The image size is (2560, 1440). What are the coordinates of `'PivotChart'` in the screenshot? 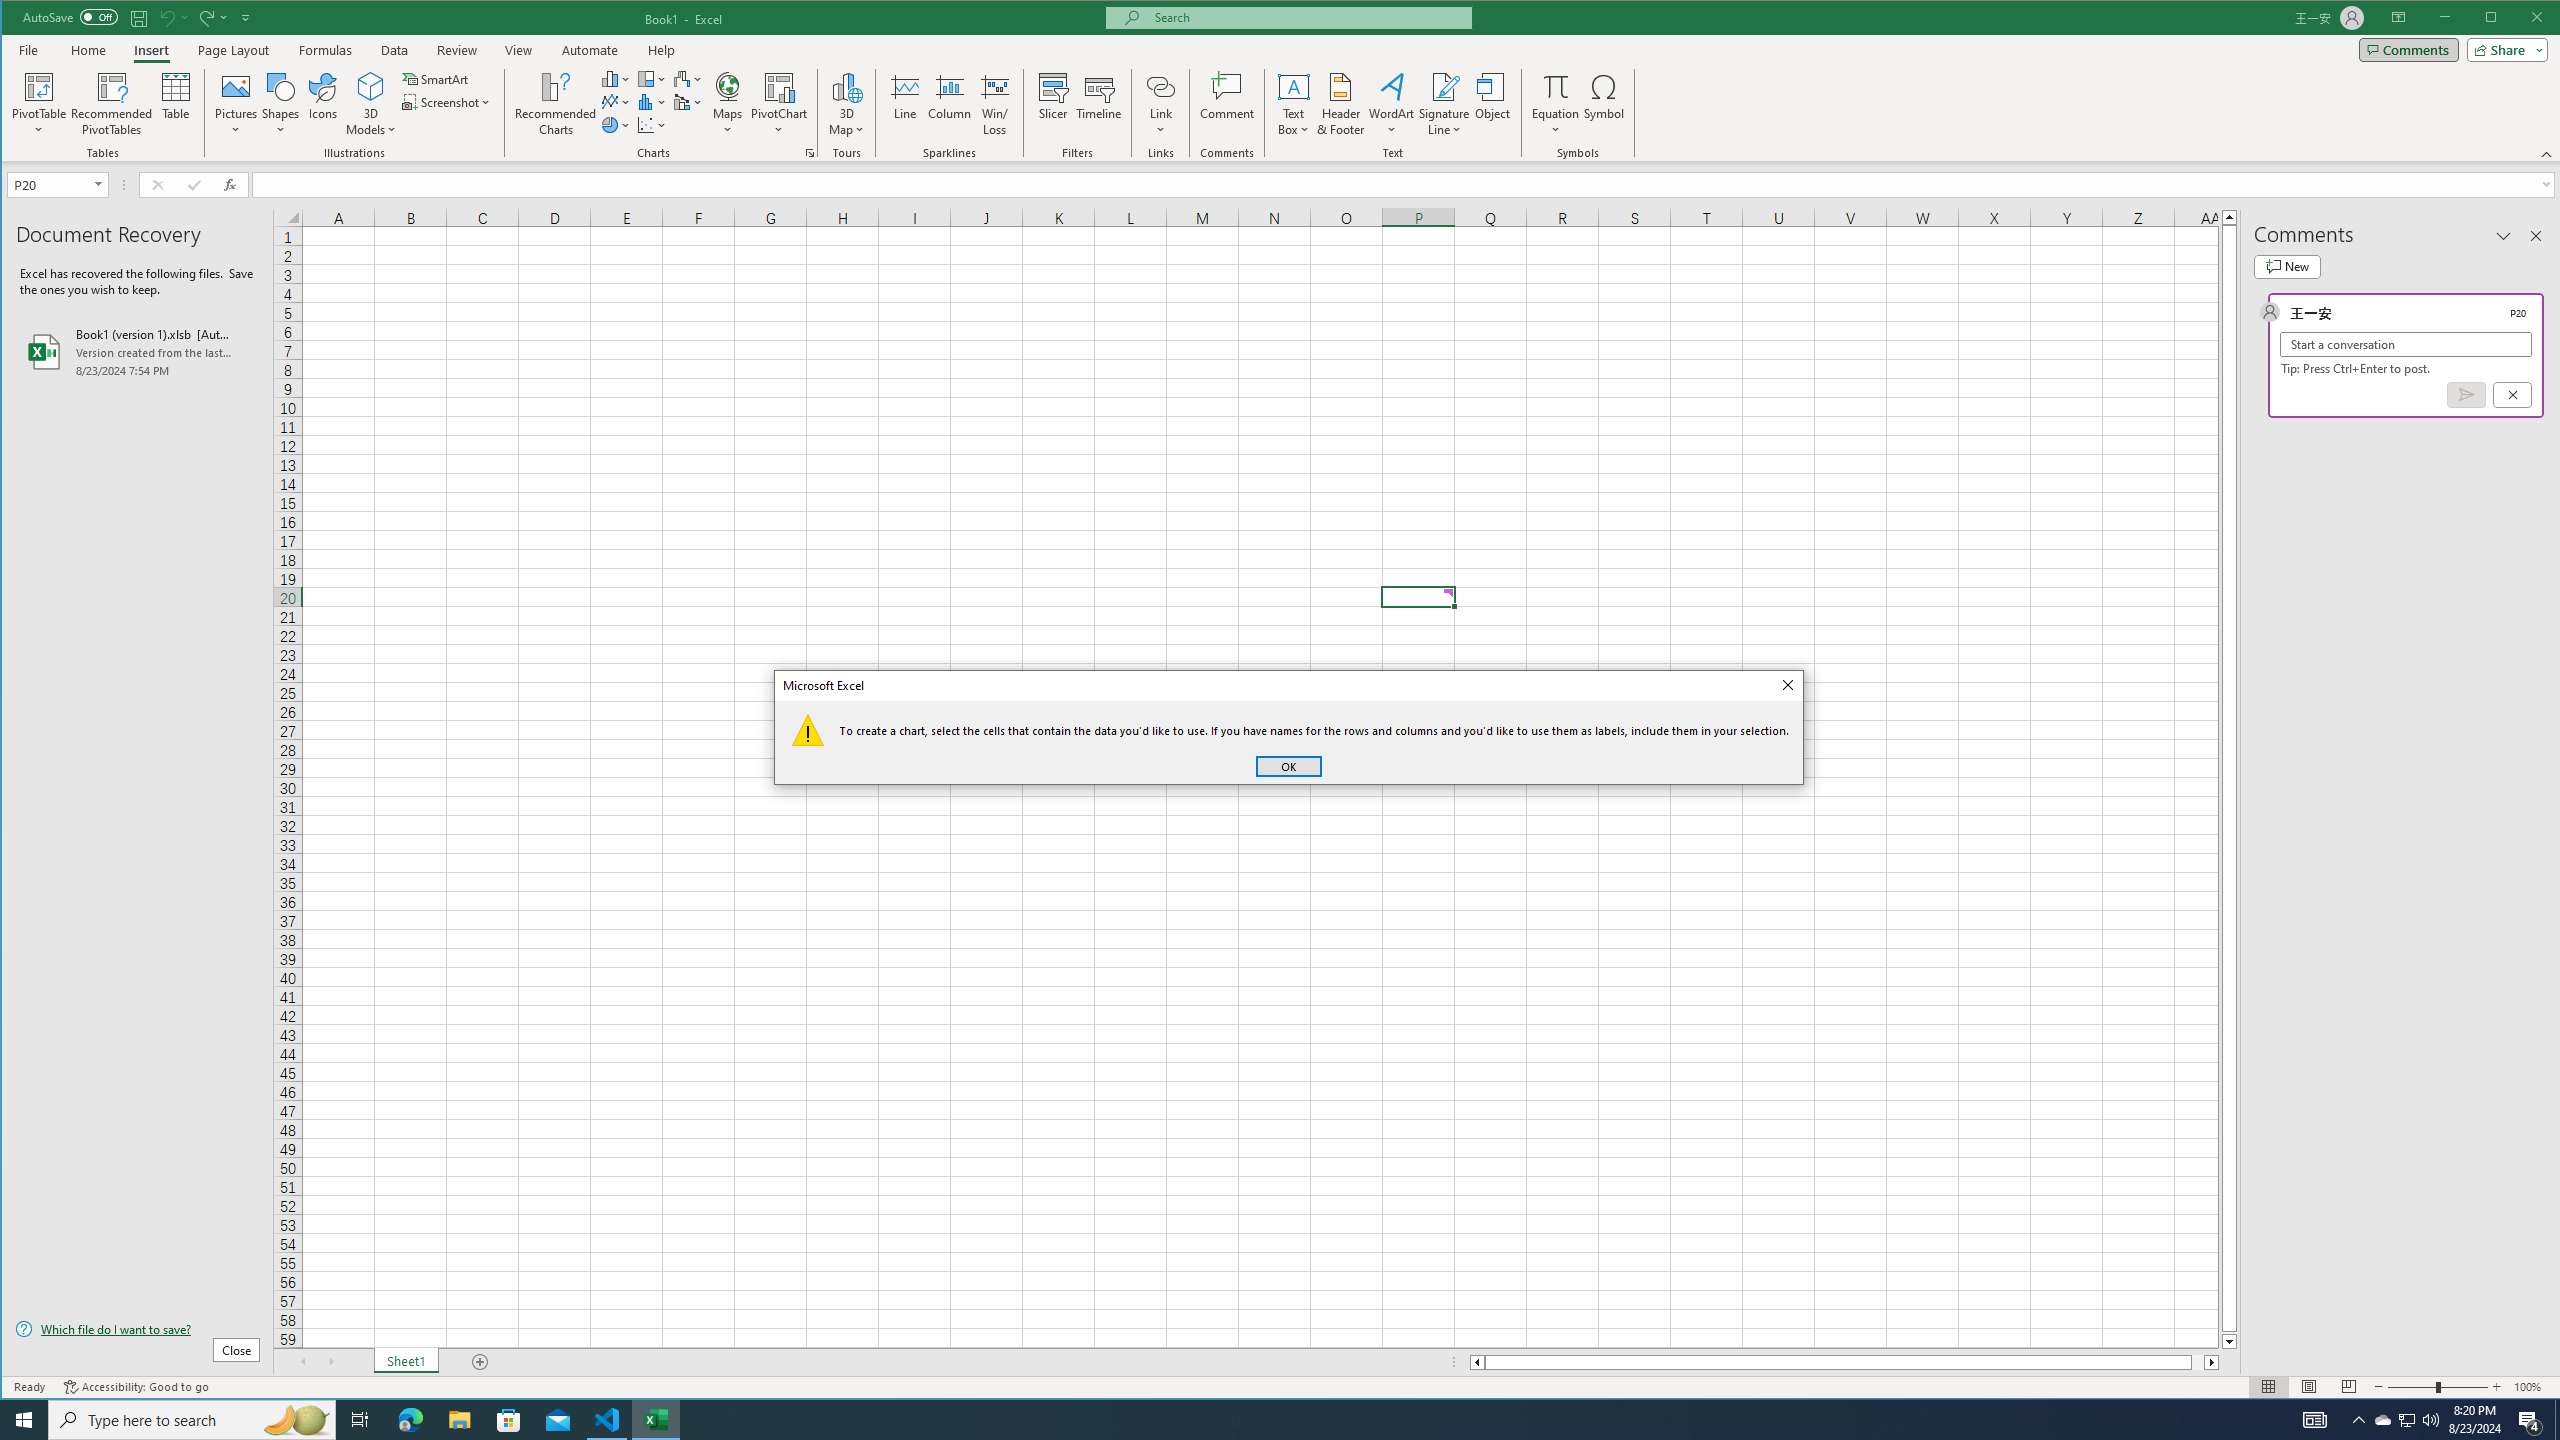 It's located at (778, 85).